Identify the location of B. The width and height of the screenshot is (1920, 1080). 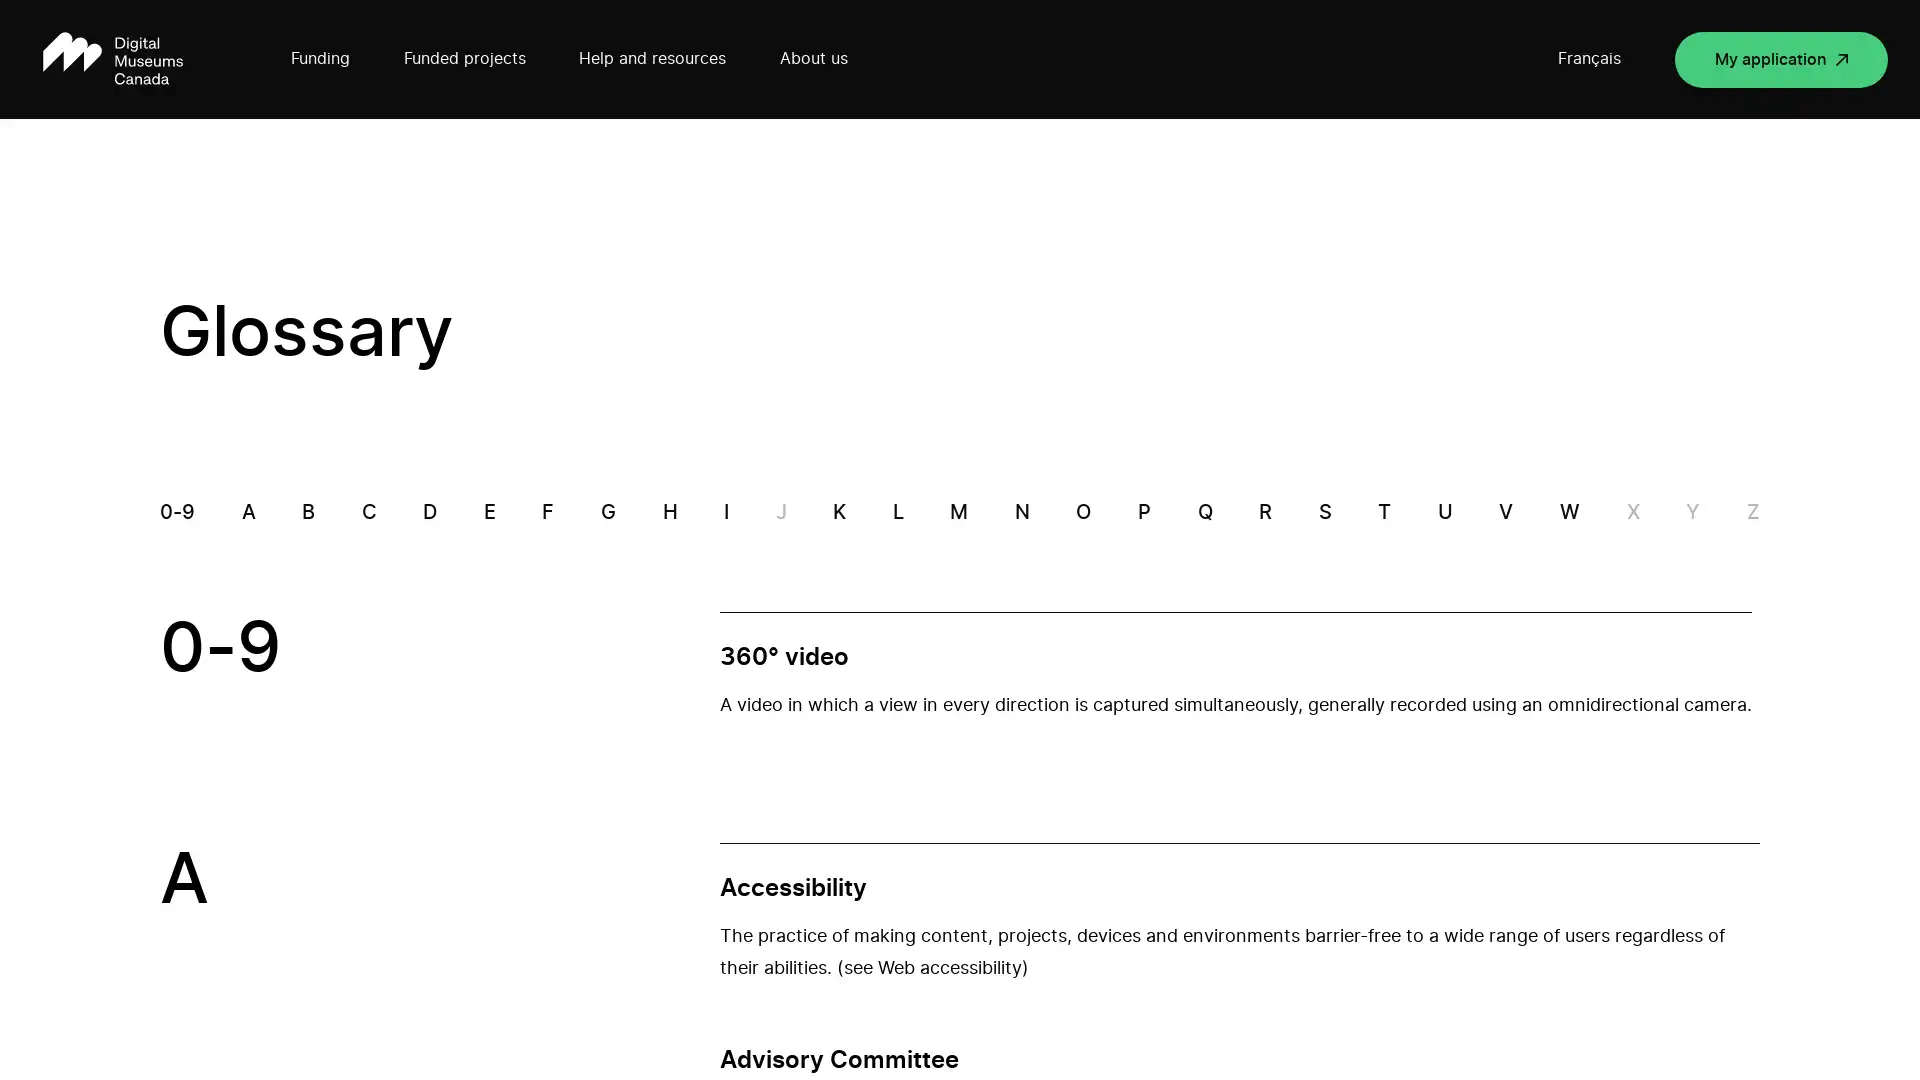
(307, 512).